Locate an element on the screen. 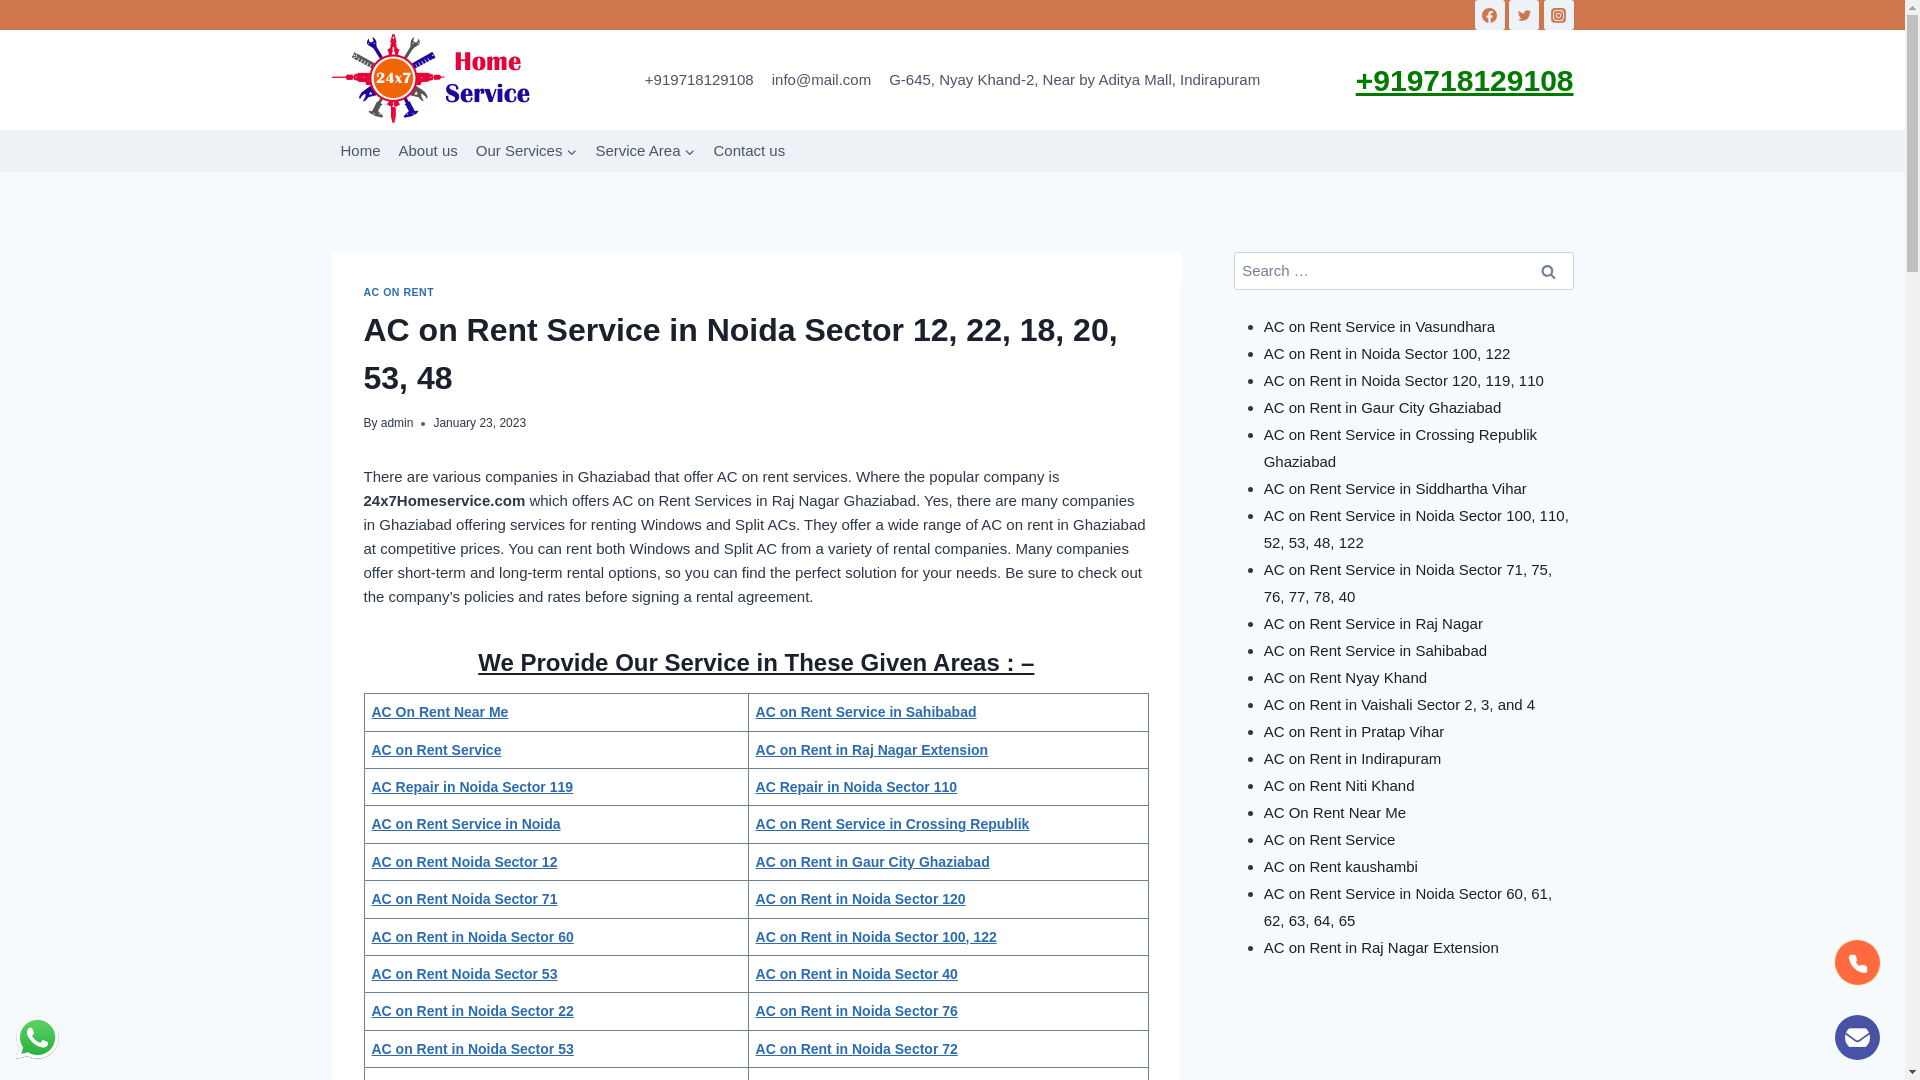  'AC Repair in Noida Sector 110' is located at coordinates (857, 785).